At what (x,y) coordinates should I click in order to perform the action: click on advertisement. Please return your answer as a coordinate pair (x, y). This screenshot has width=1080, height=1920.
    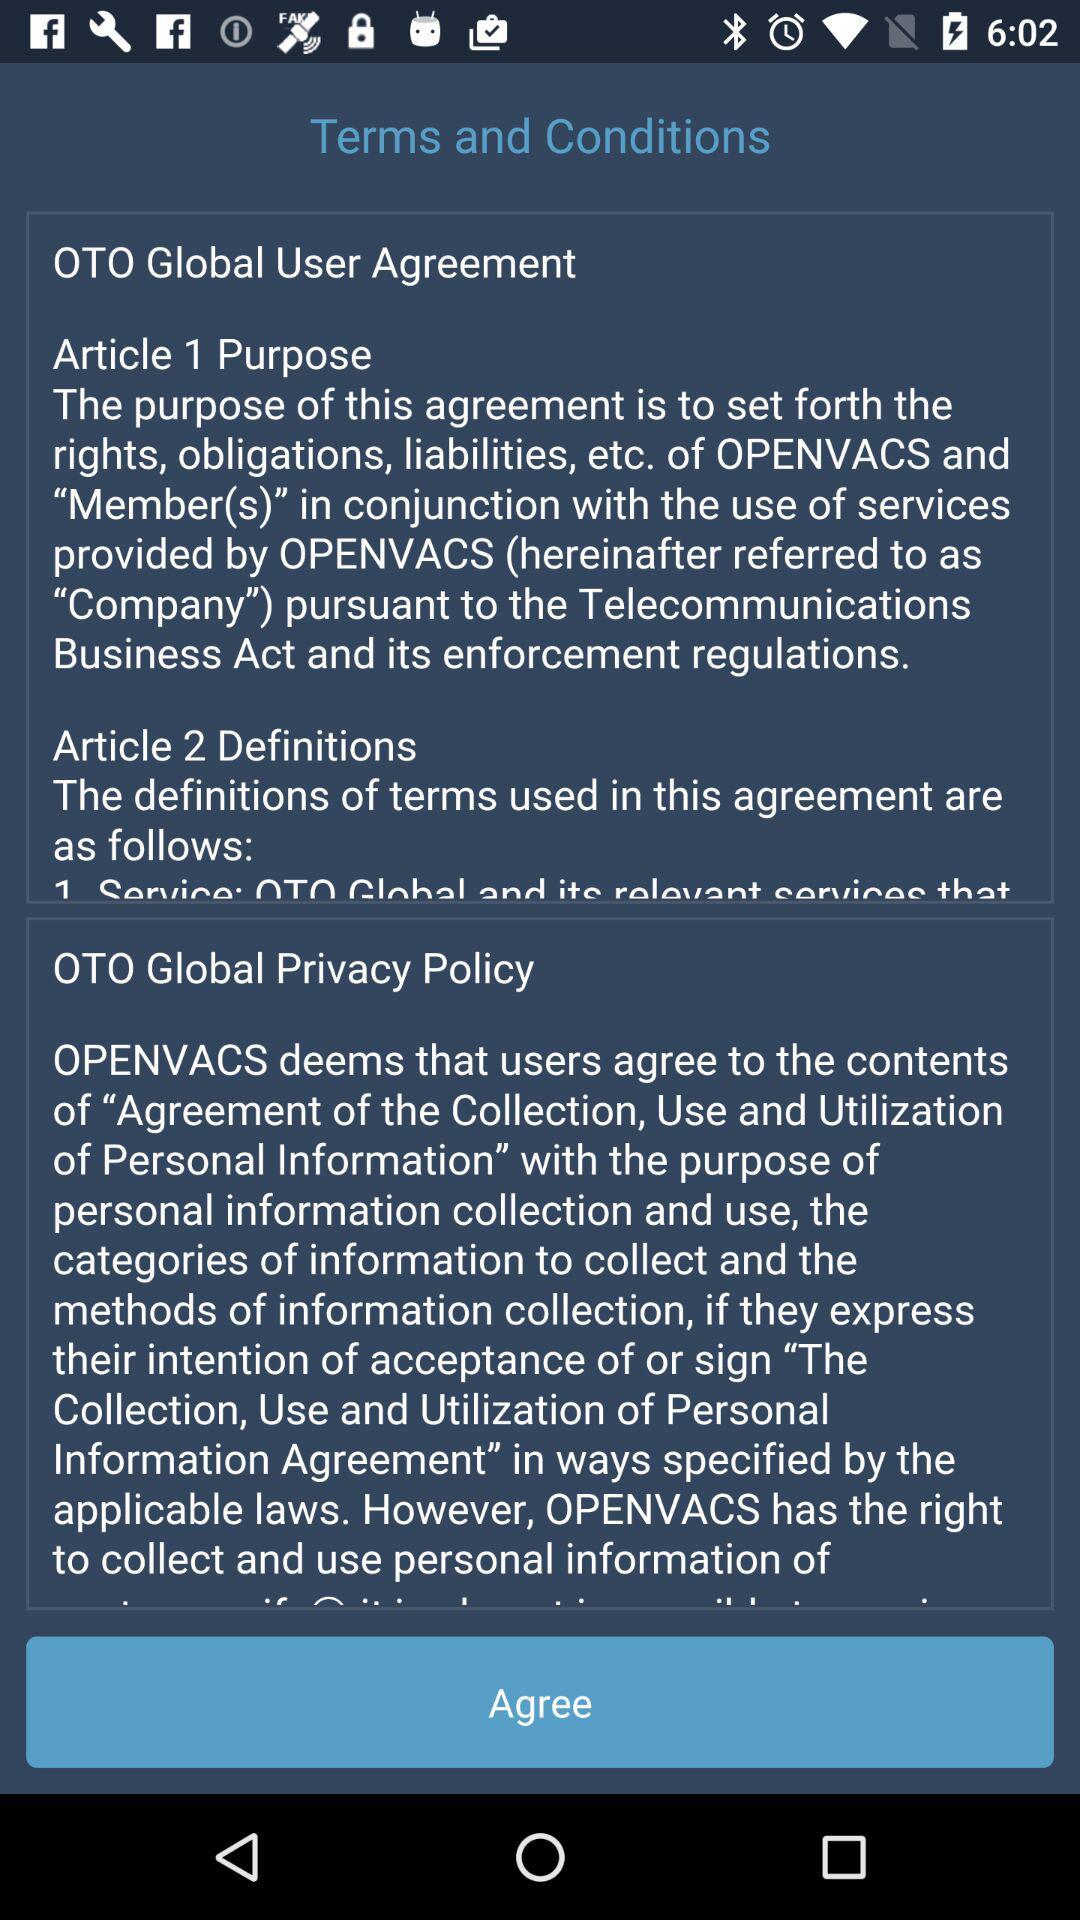
    Looking at the image, I should click on (540, 1262).